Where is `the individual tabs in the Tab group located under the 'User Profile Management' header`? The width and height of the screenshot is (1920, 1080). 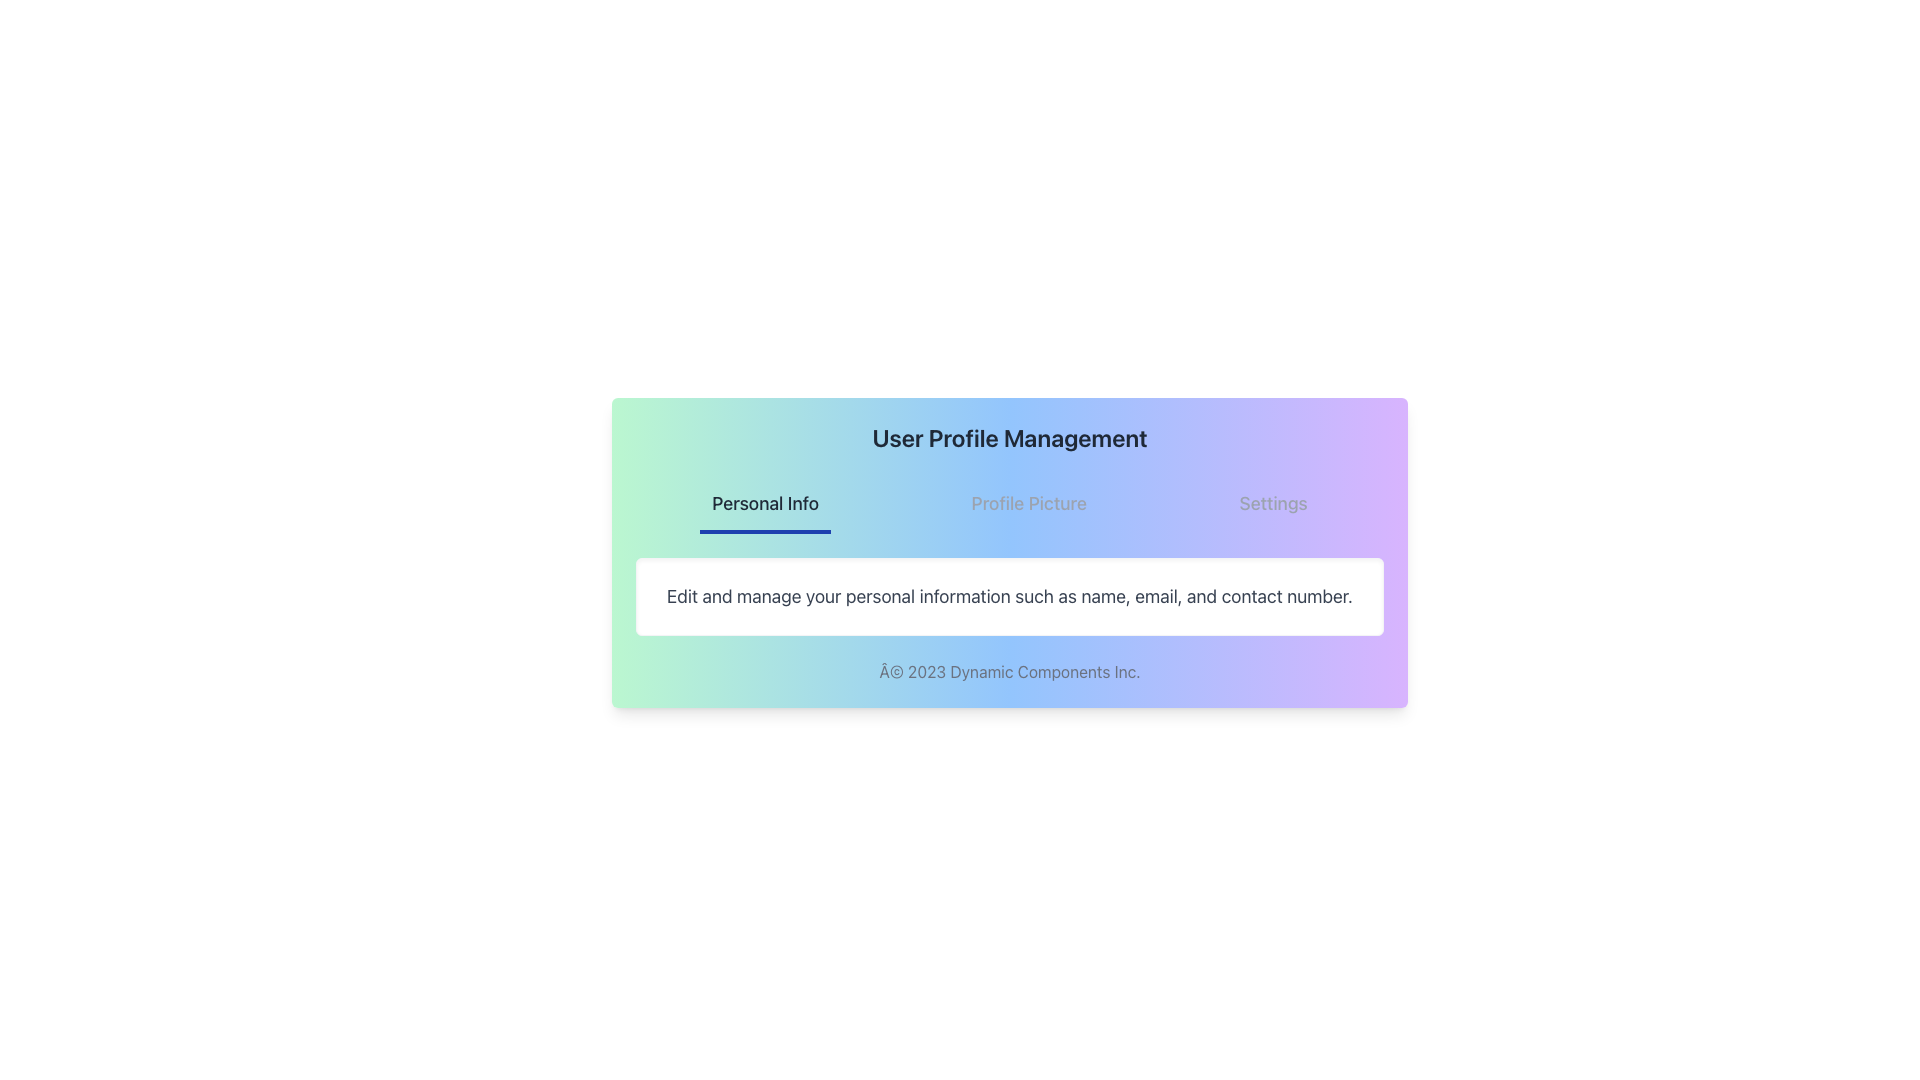 the individual tabs in the Tab group located under the 'User Profile Management' header is located at coordinates (1009, 504).